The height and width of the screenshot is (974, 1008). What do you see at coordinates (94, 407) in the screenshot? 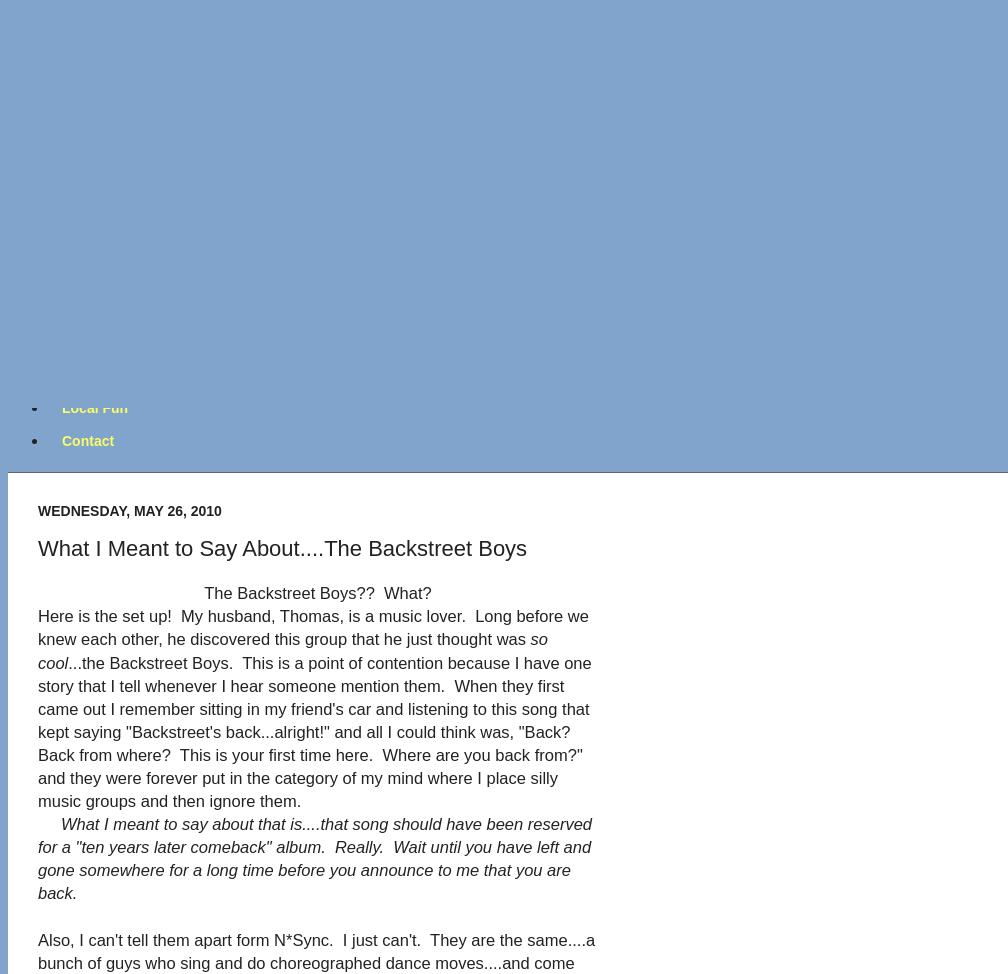
I see `'Local Fun'` at bounding box center [94, 407].